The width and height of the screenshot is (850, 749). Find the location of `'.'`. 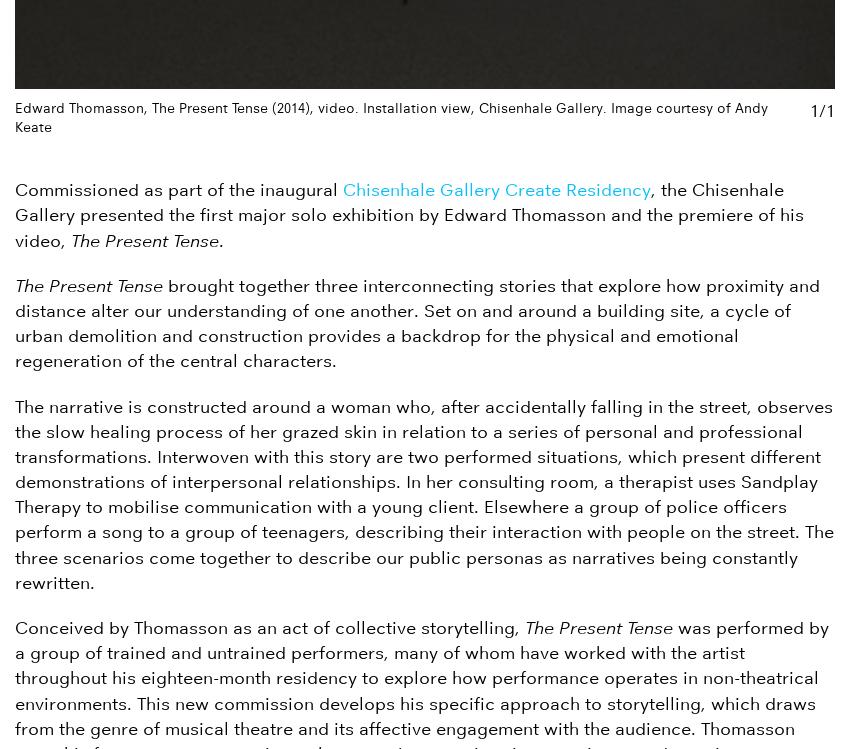

'.' is located at coordinates (221, 239).